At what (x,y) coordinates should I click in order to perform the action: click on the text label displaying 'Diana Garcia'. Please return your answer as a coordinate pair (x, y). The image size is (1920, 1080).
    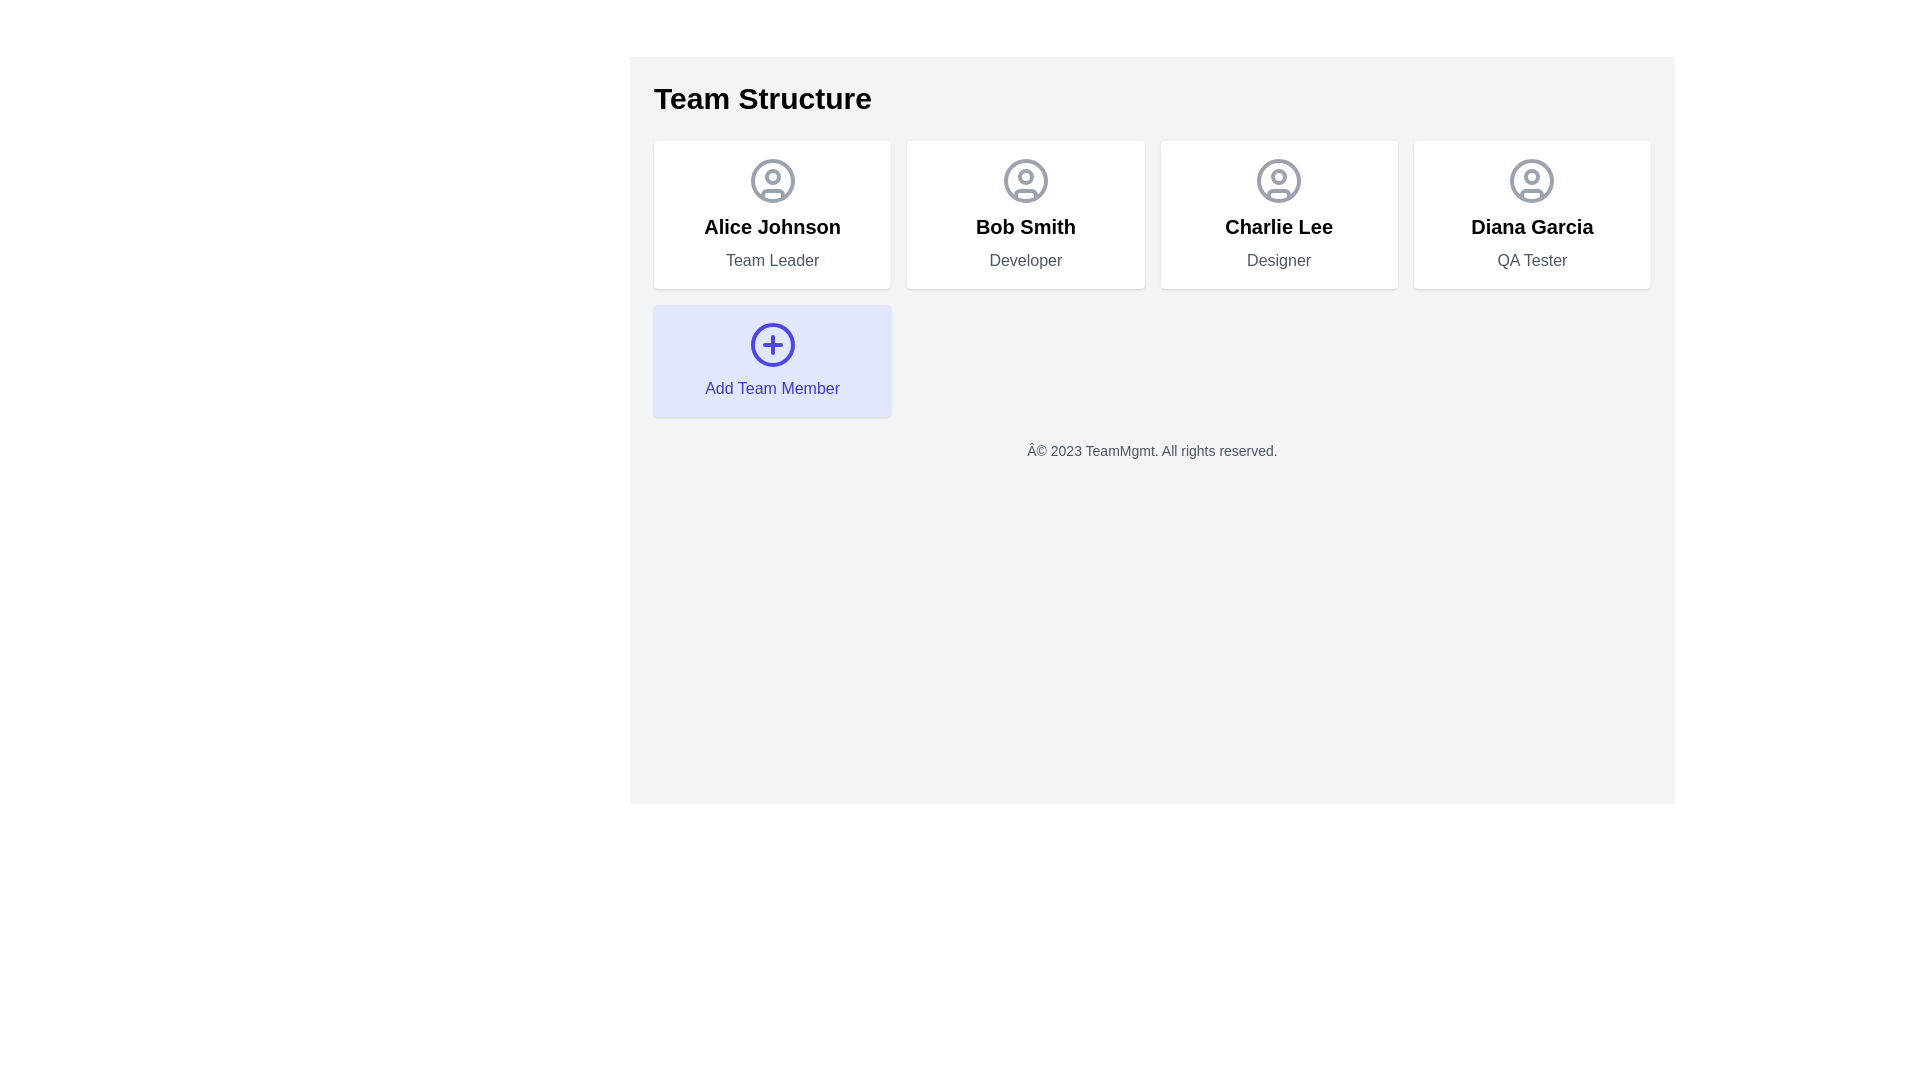
    Looking at the image, I should click on (1531, 226).